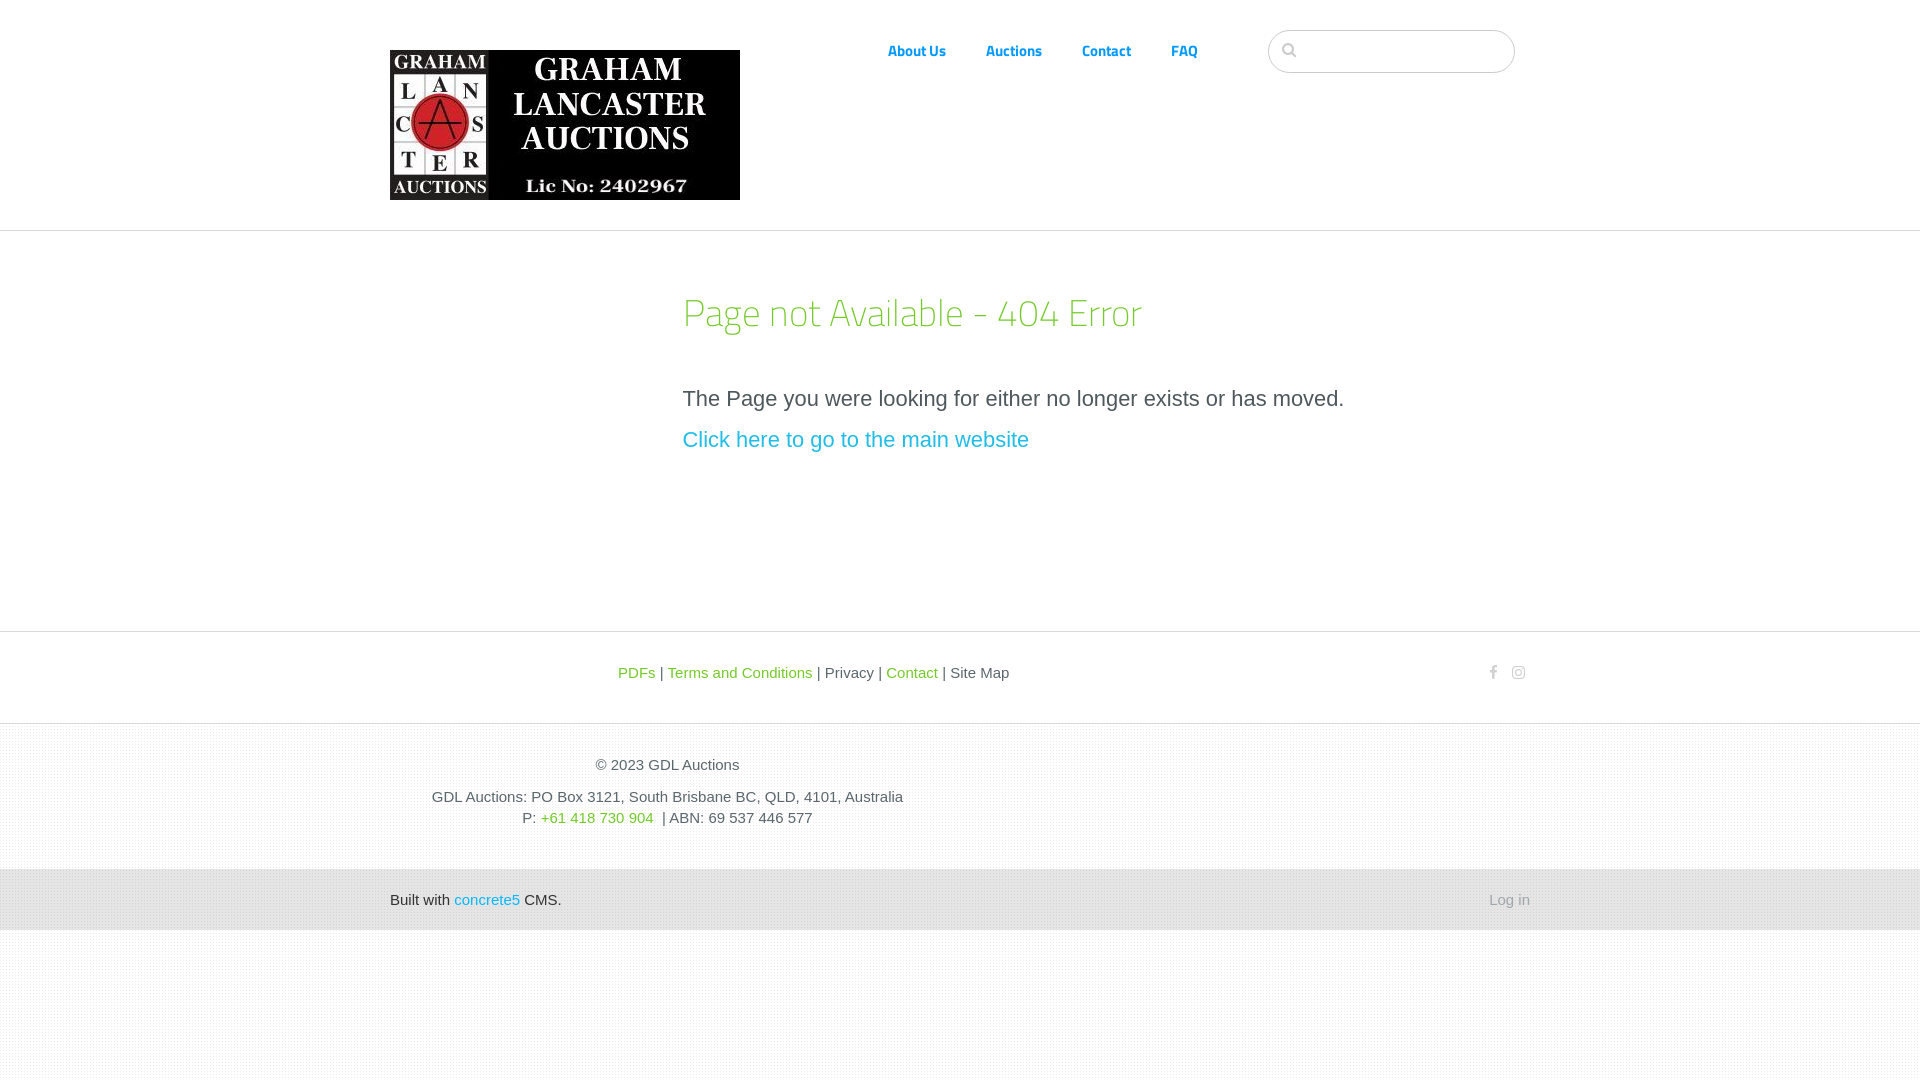  What do you see at coordinates (636, 672) in the screenshot?
I see `'PDFs'` at bounding box center [636, 672].